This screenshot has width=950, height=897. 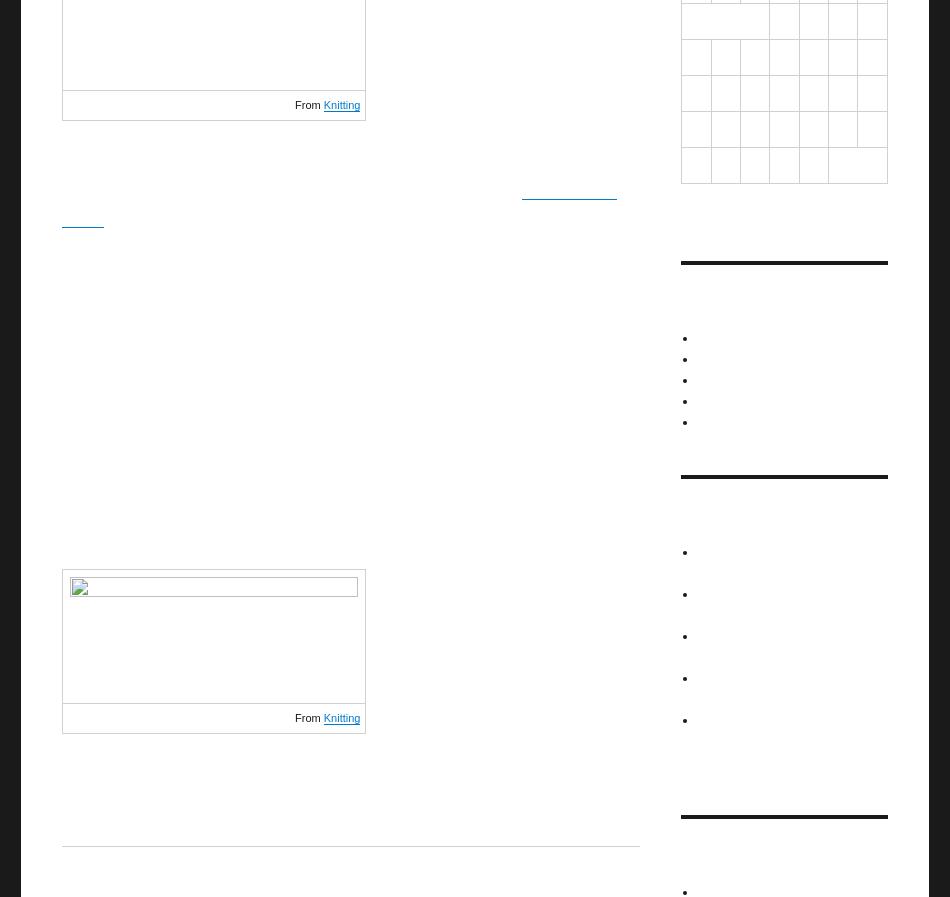 What do you see at coordinates (337, 202) in the screenshot?
I see `'original mitten design'` at bounding box center [337, 202].